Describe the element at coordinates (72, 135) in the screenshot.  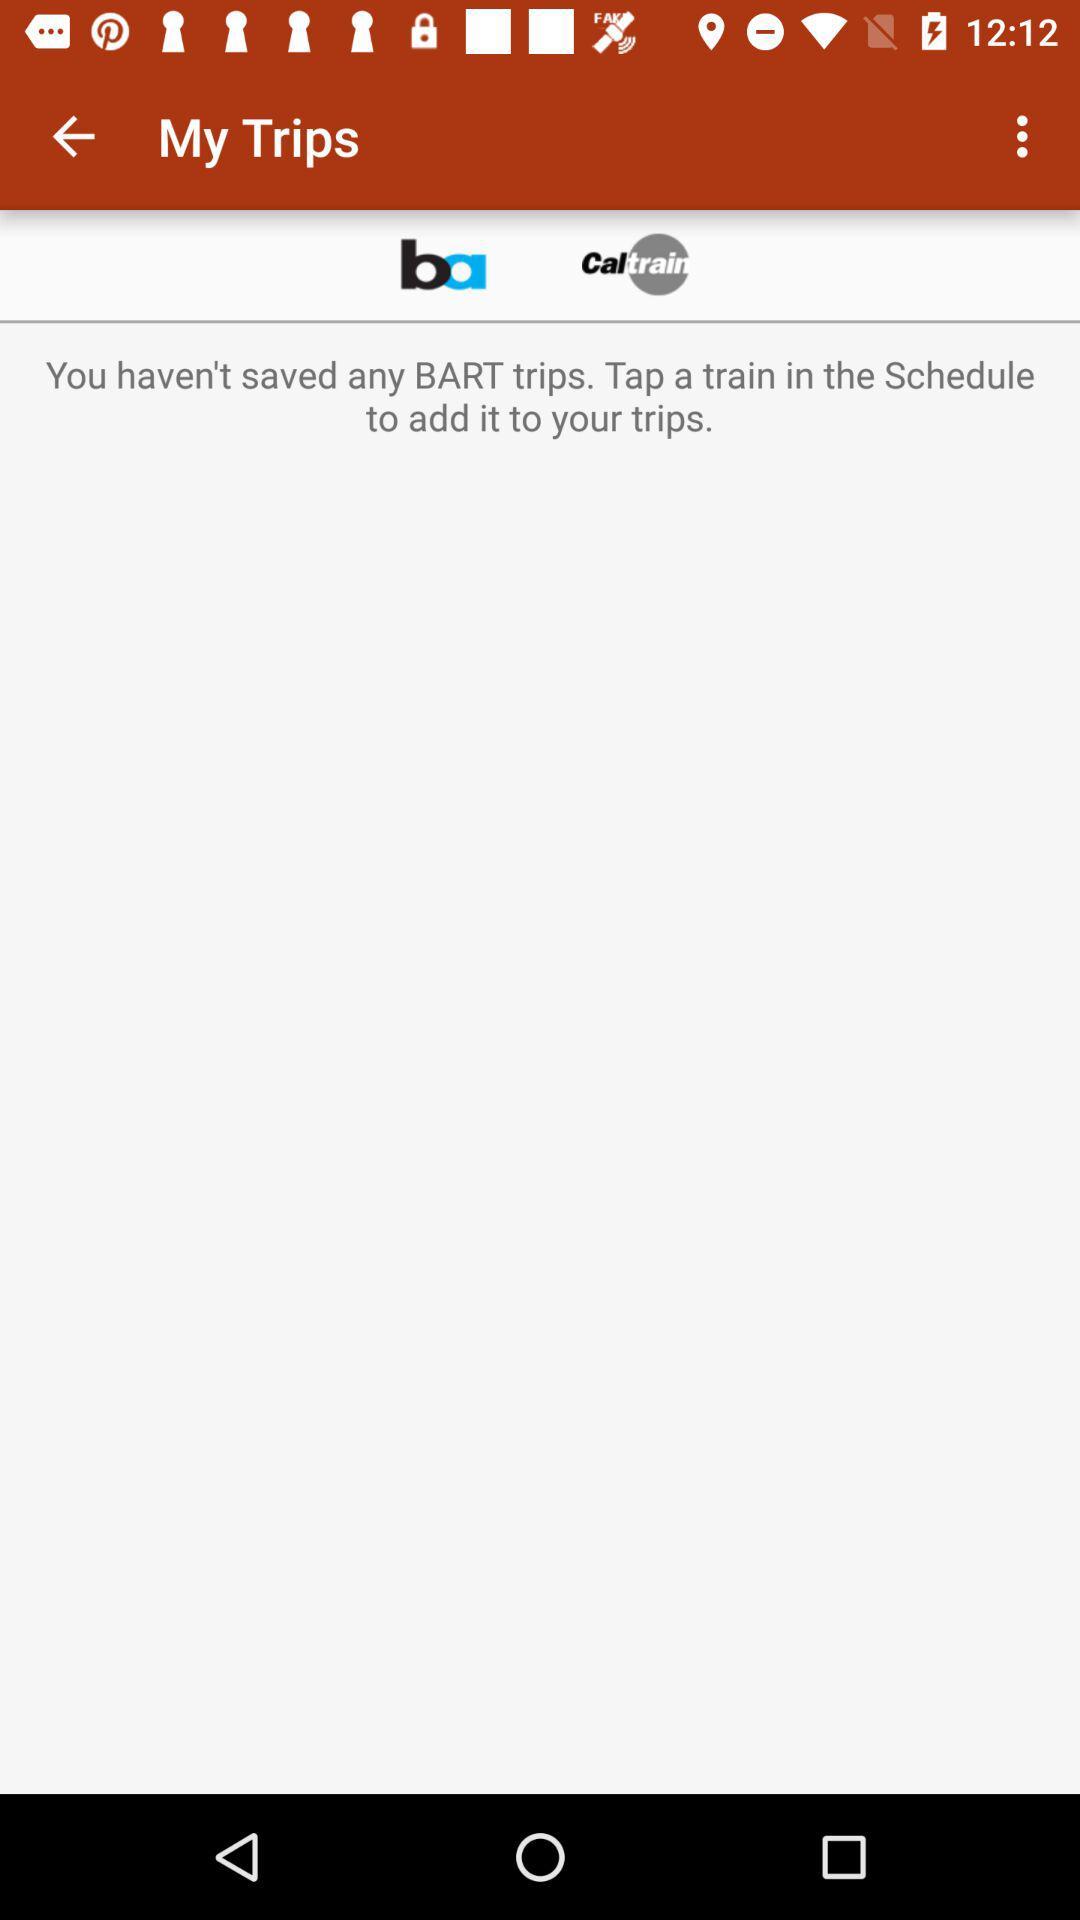
I see `icon next to my trips item` at that location.